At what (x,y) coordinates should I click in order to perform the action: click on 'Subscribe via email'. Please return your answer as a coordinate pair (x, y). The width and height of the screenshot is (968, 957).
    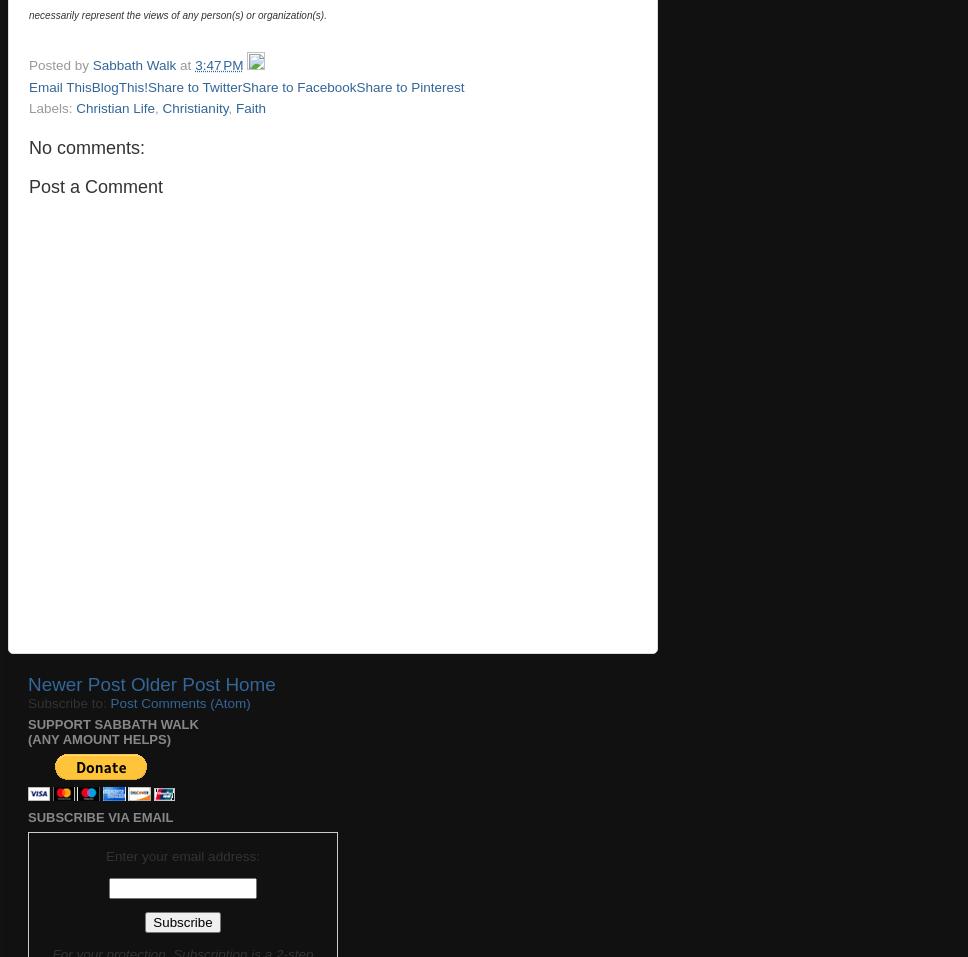
    Looking at the image, I should click on (100, 816).